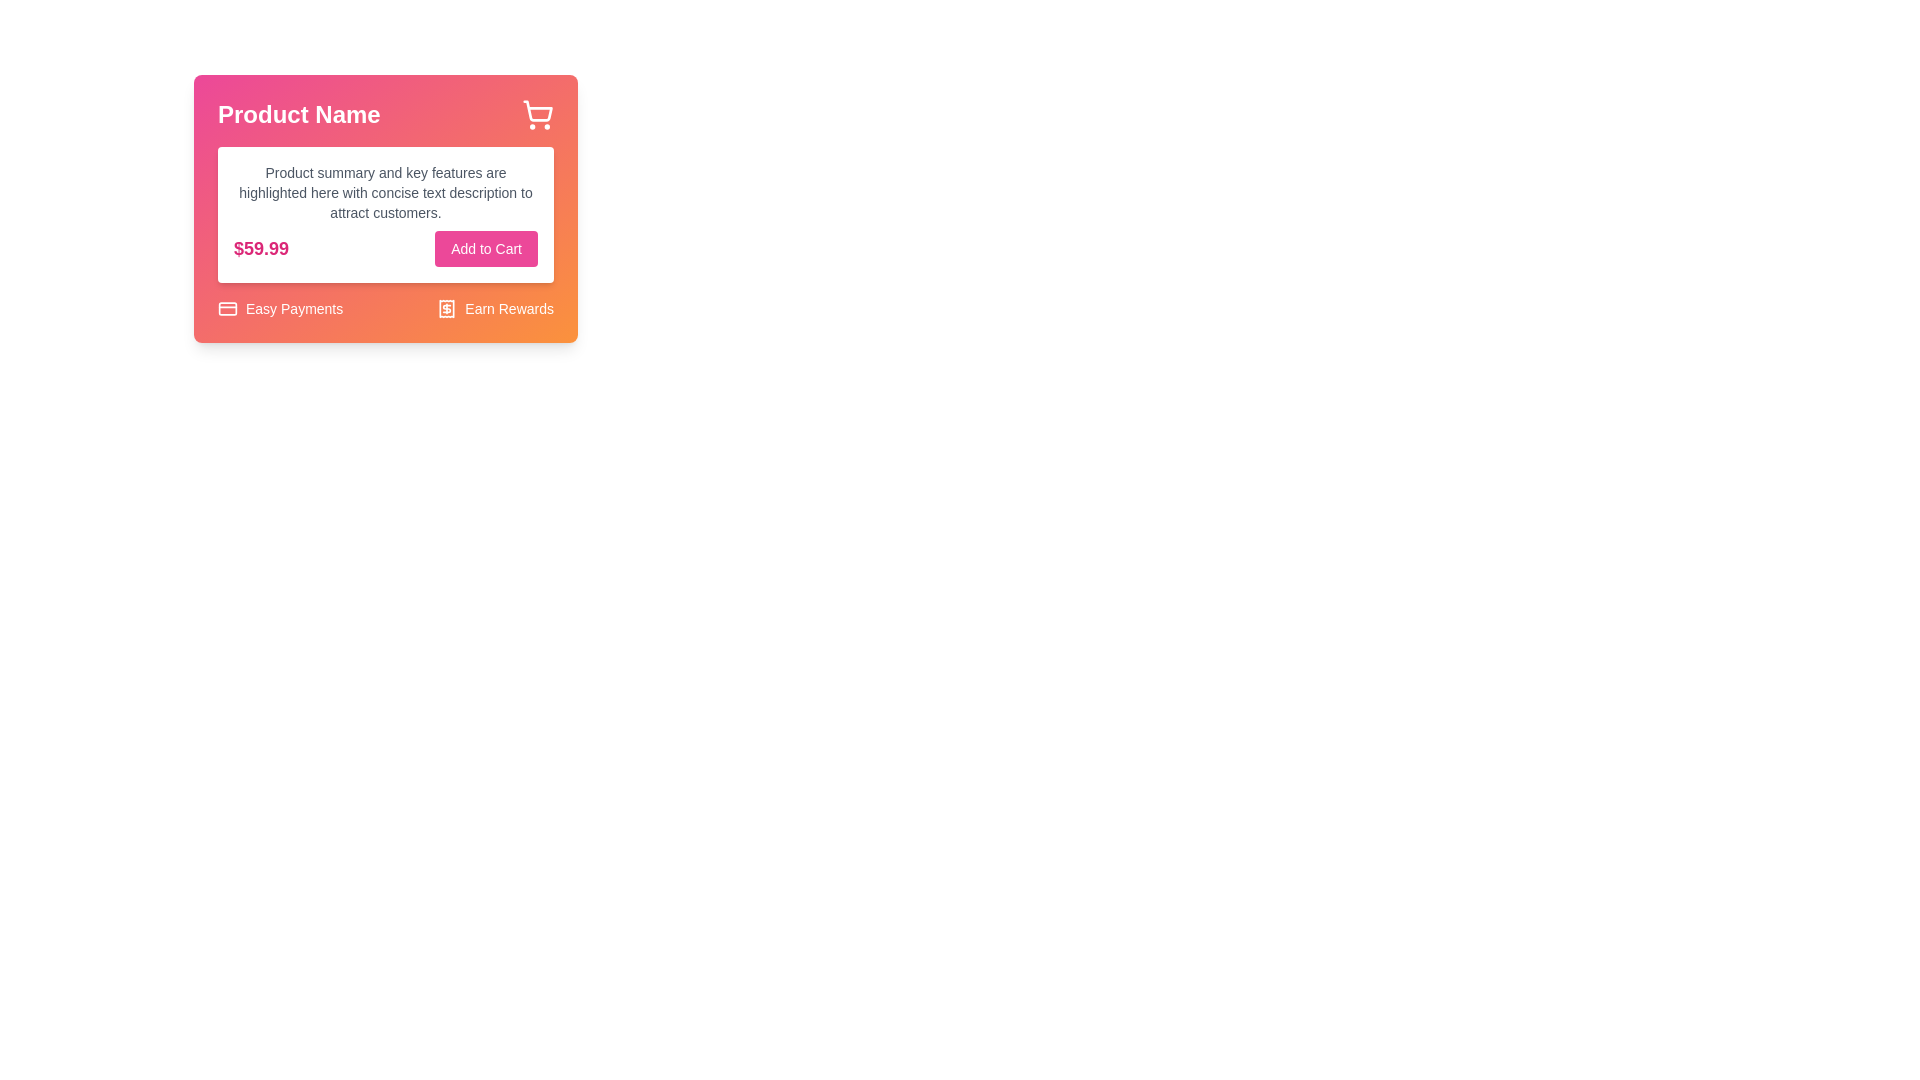 The height and width of the screenshot is (1080, 1920). I want to click on the 'Earn Rewards' SVG icon located at the bottom right of the product card interface, which visually represents the earning rewards functionality, so click(446, 308).